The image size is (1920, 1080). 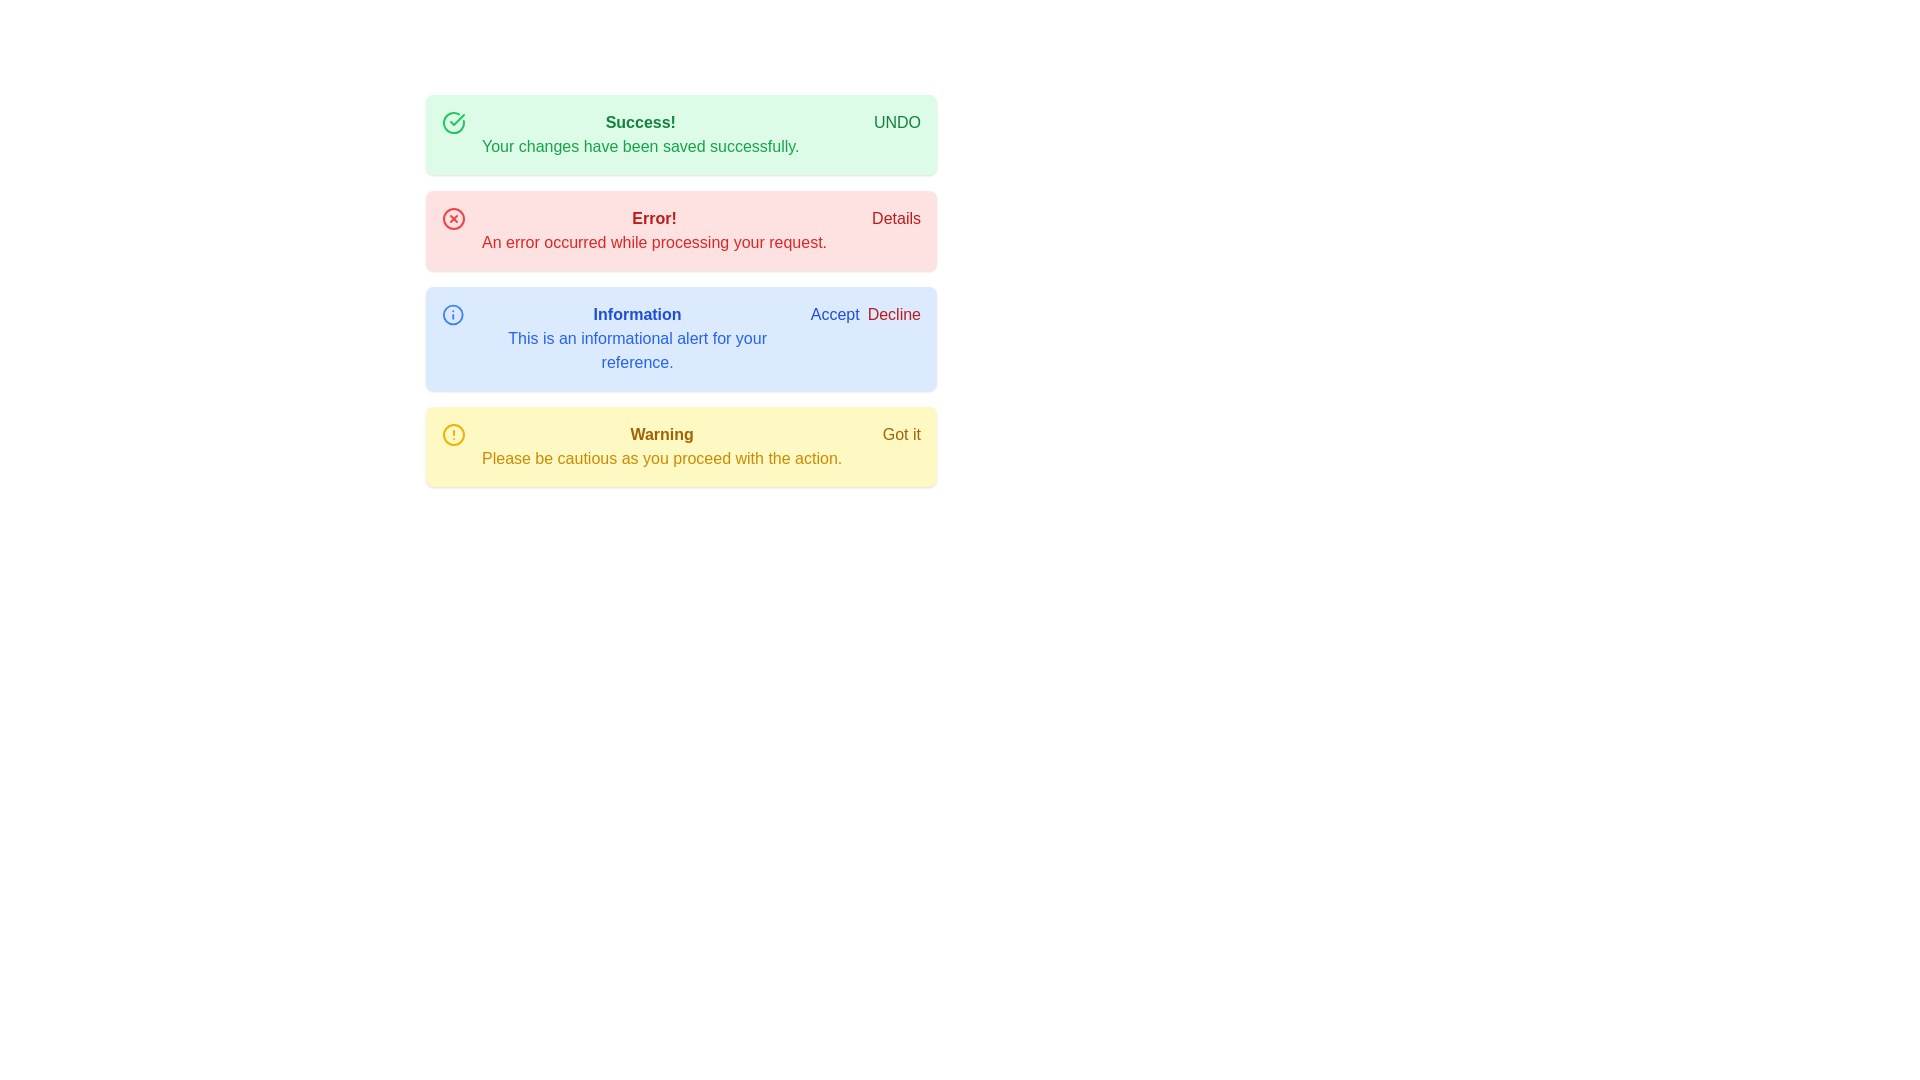 I want to click on warning text displayed in the static text label located within the yellow-highlighted 'Warning' alert box, positioned below the bold 'Warning' title, so click(x=662, y=459).